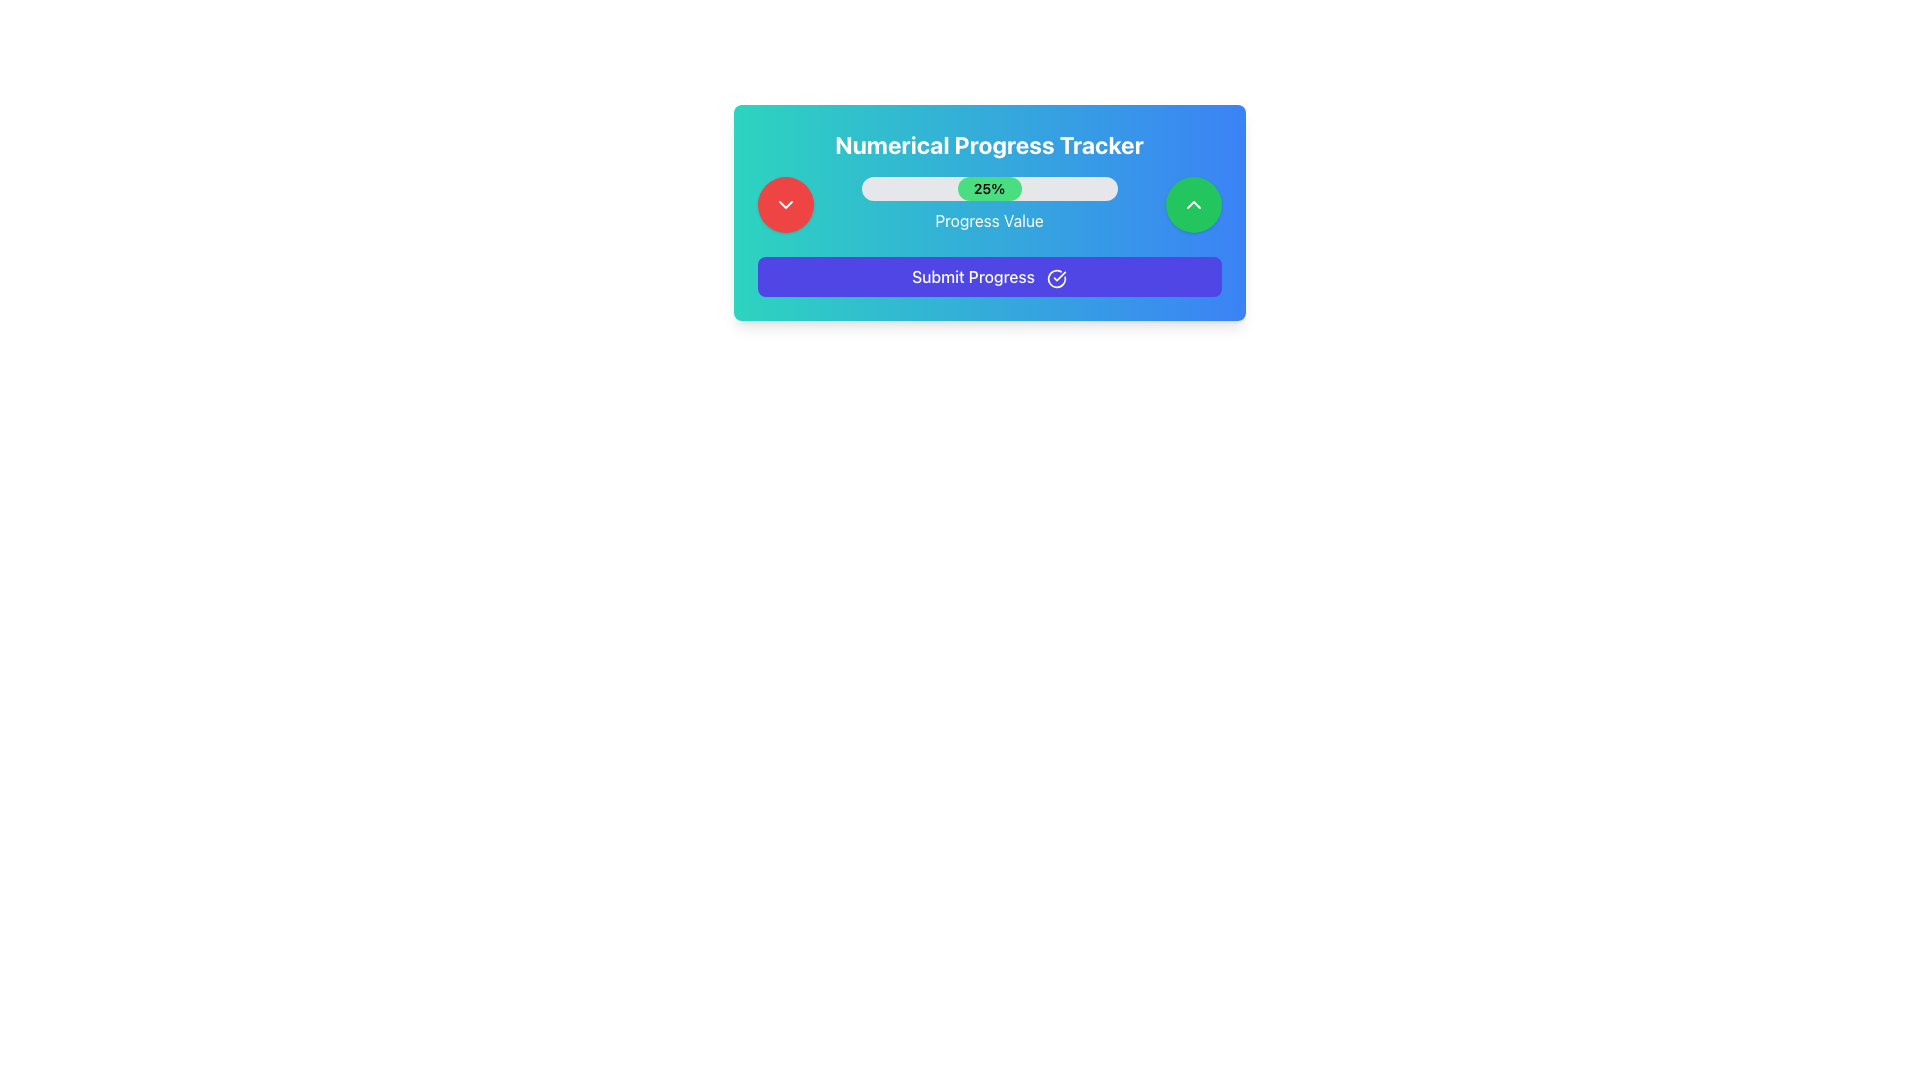 The width and height of the screenshot is (1920, 1080). What do you see at coordinates (989, 189) in the screenshot?
I see `the Progress Bar that visually represents 25% completion, located below the header 'Numerical Progress Tracker' and above the label 'Progress Value'` at bounding box center [989, 189].